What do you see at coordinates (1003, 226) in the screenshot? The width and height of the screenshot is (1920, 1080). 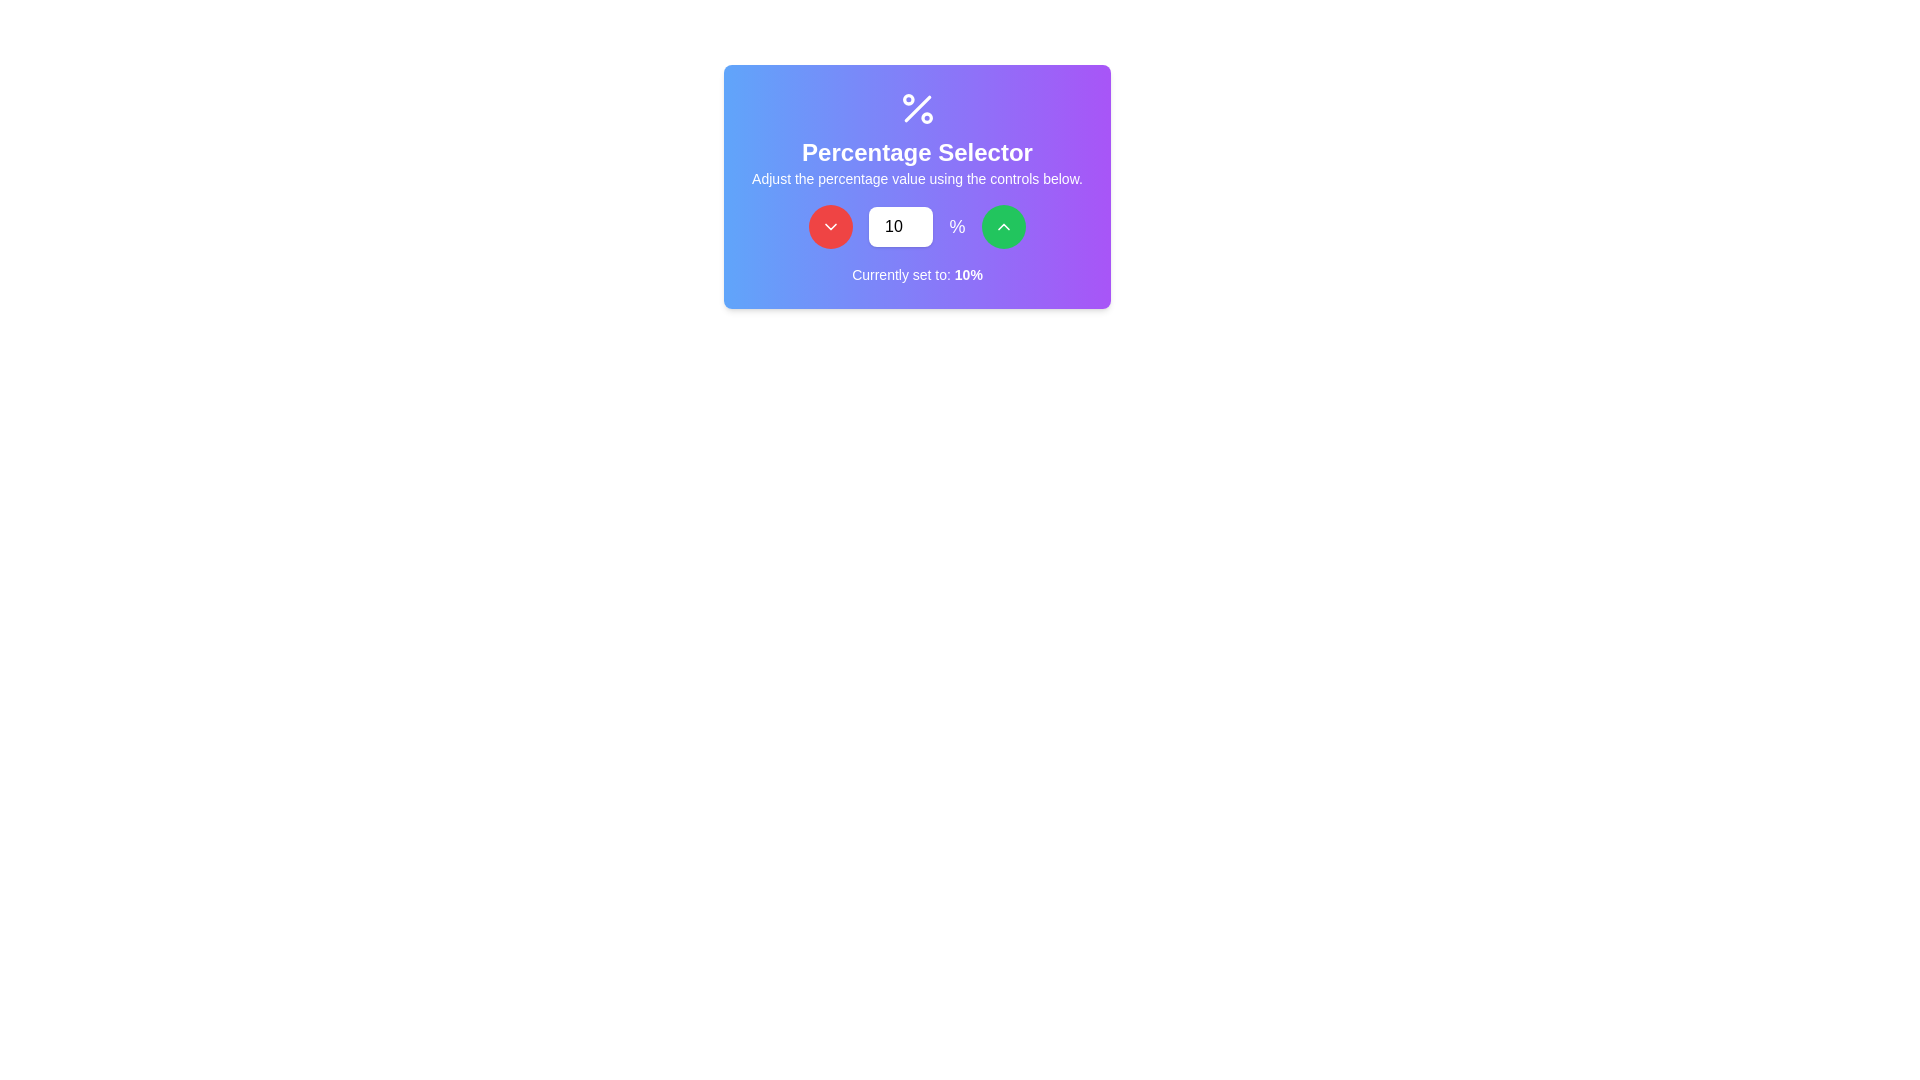 I see `the upward-pointing chevron icon within the green circular button located at the upper-right position of the 'Percentage Selector' interface card` at bounding box center [1003, 226].